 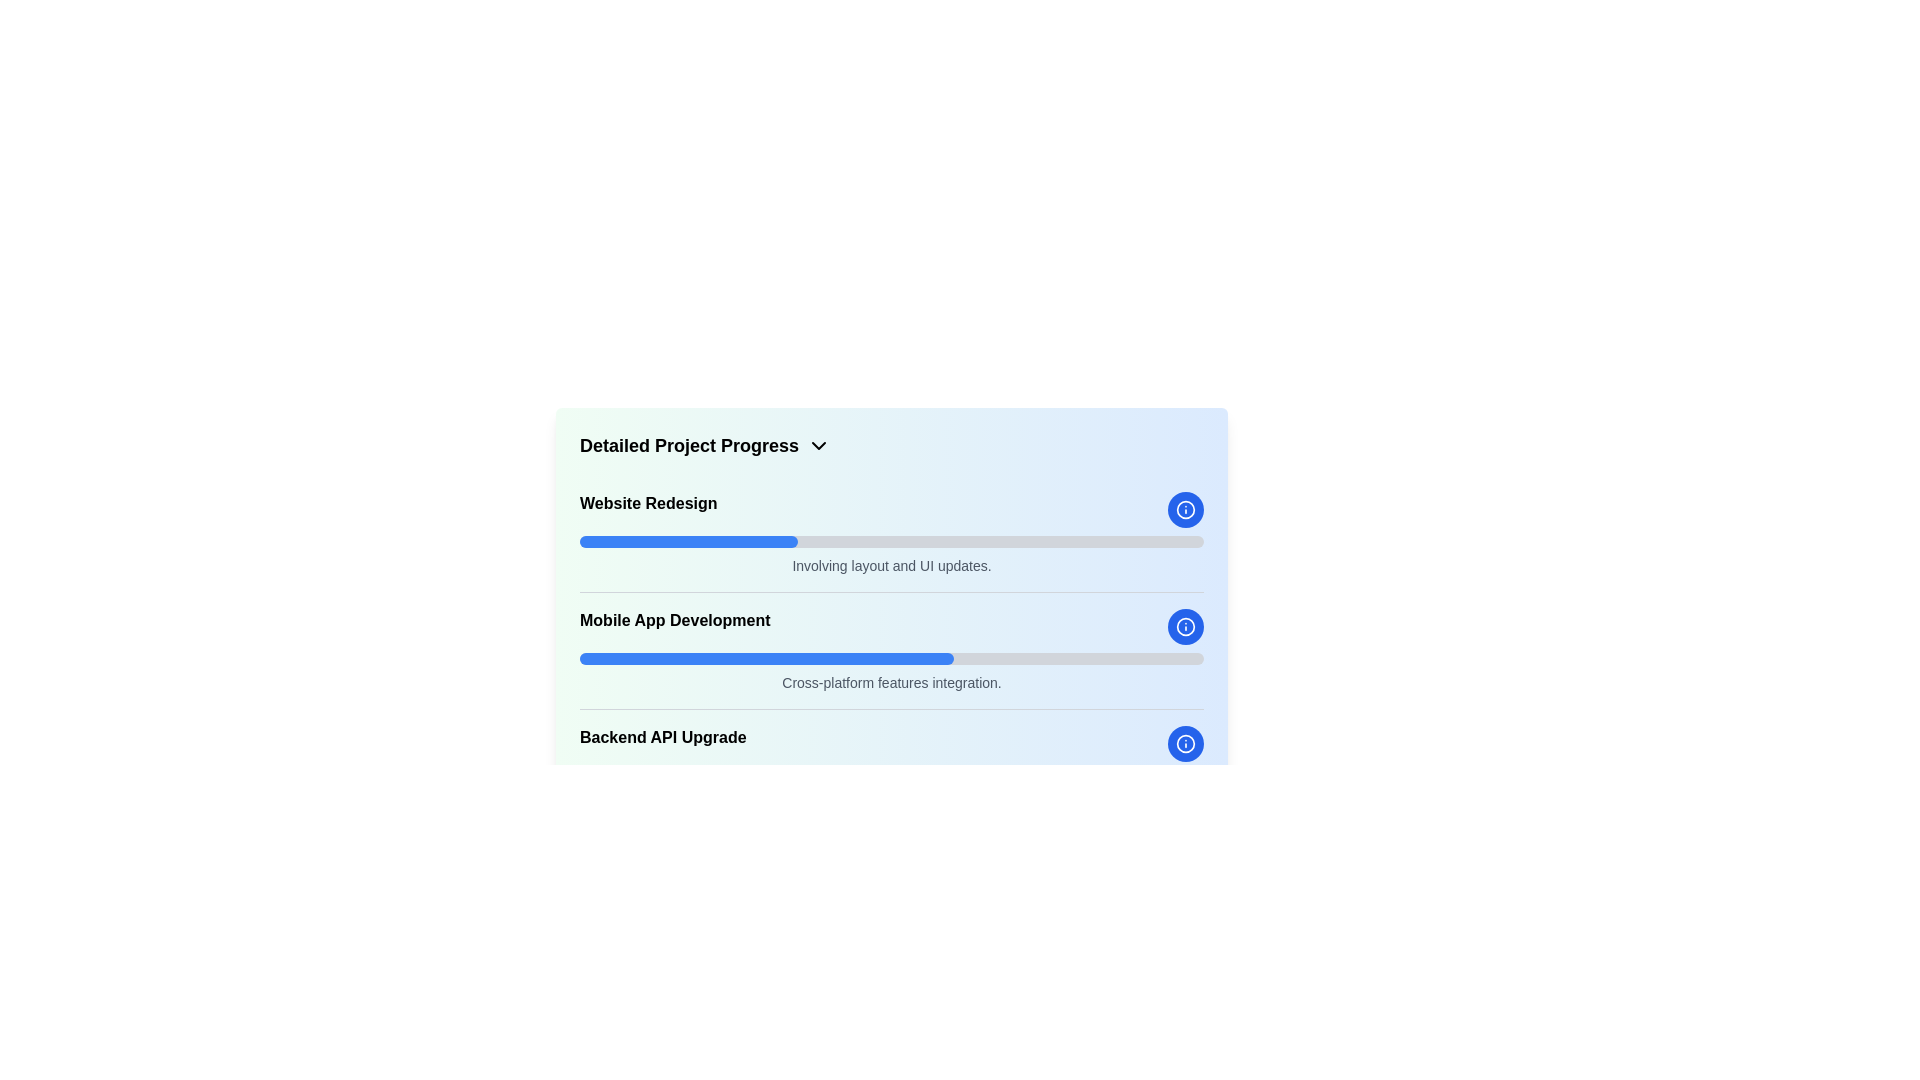 What do you see at coordinates (675, 626) in the screenshot?
I see `the Text Label displaying 'Mobile App Development', which is prominently positioned as a title or heading on the left side of a horizontal layout, between a progress bar and an info icon` at bounding box center [675, 626].